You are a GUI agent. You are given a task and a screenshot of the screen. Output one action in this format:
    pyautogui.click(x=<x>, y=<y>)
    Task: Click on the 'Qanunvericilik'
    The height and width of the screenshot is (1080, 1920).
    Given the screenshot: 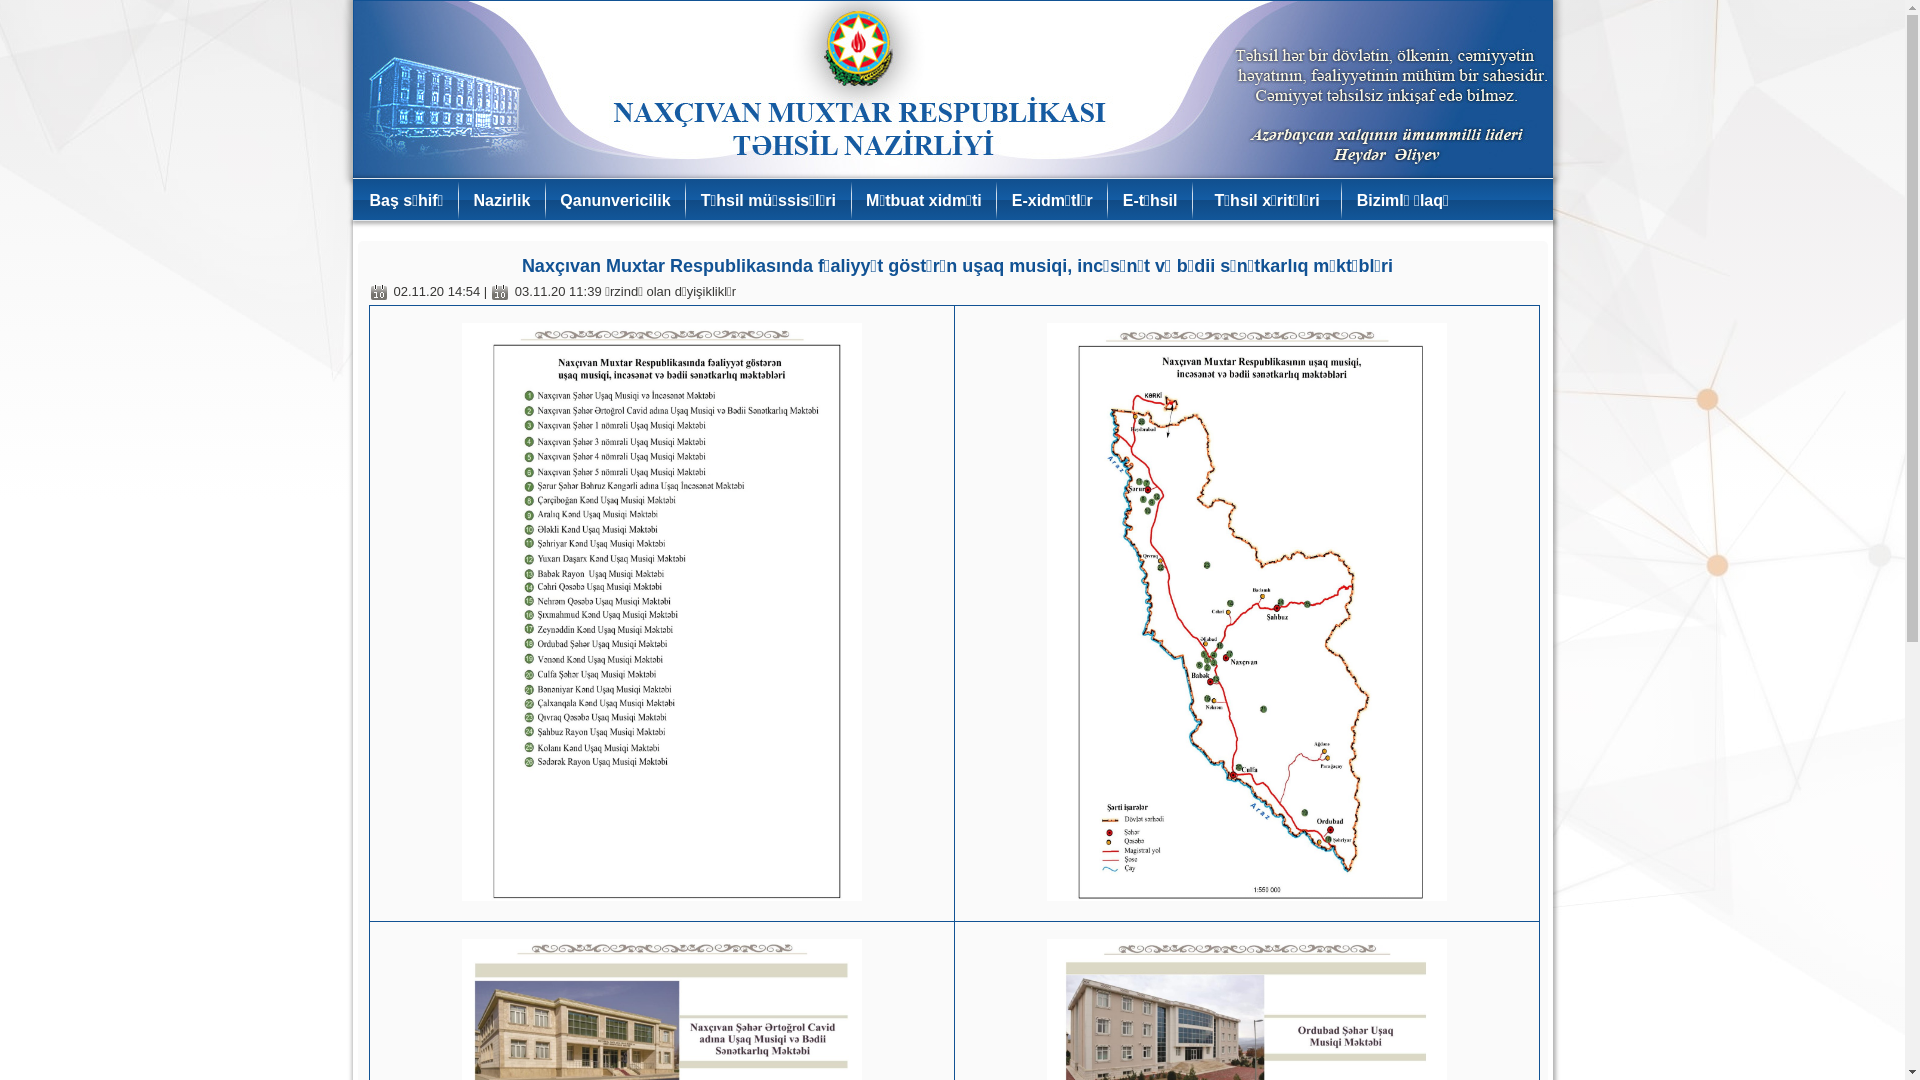 What is the action you would take?
    pyautogui.click(x=613, y=200)
    